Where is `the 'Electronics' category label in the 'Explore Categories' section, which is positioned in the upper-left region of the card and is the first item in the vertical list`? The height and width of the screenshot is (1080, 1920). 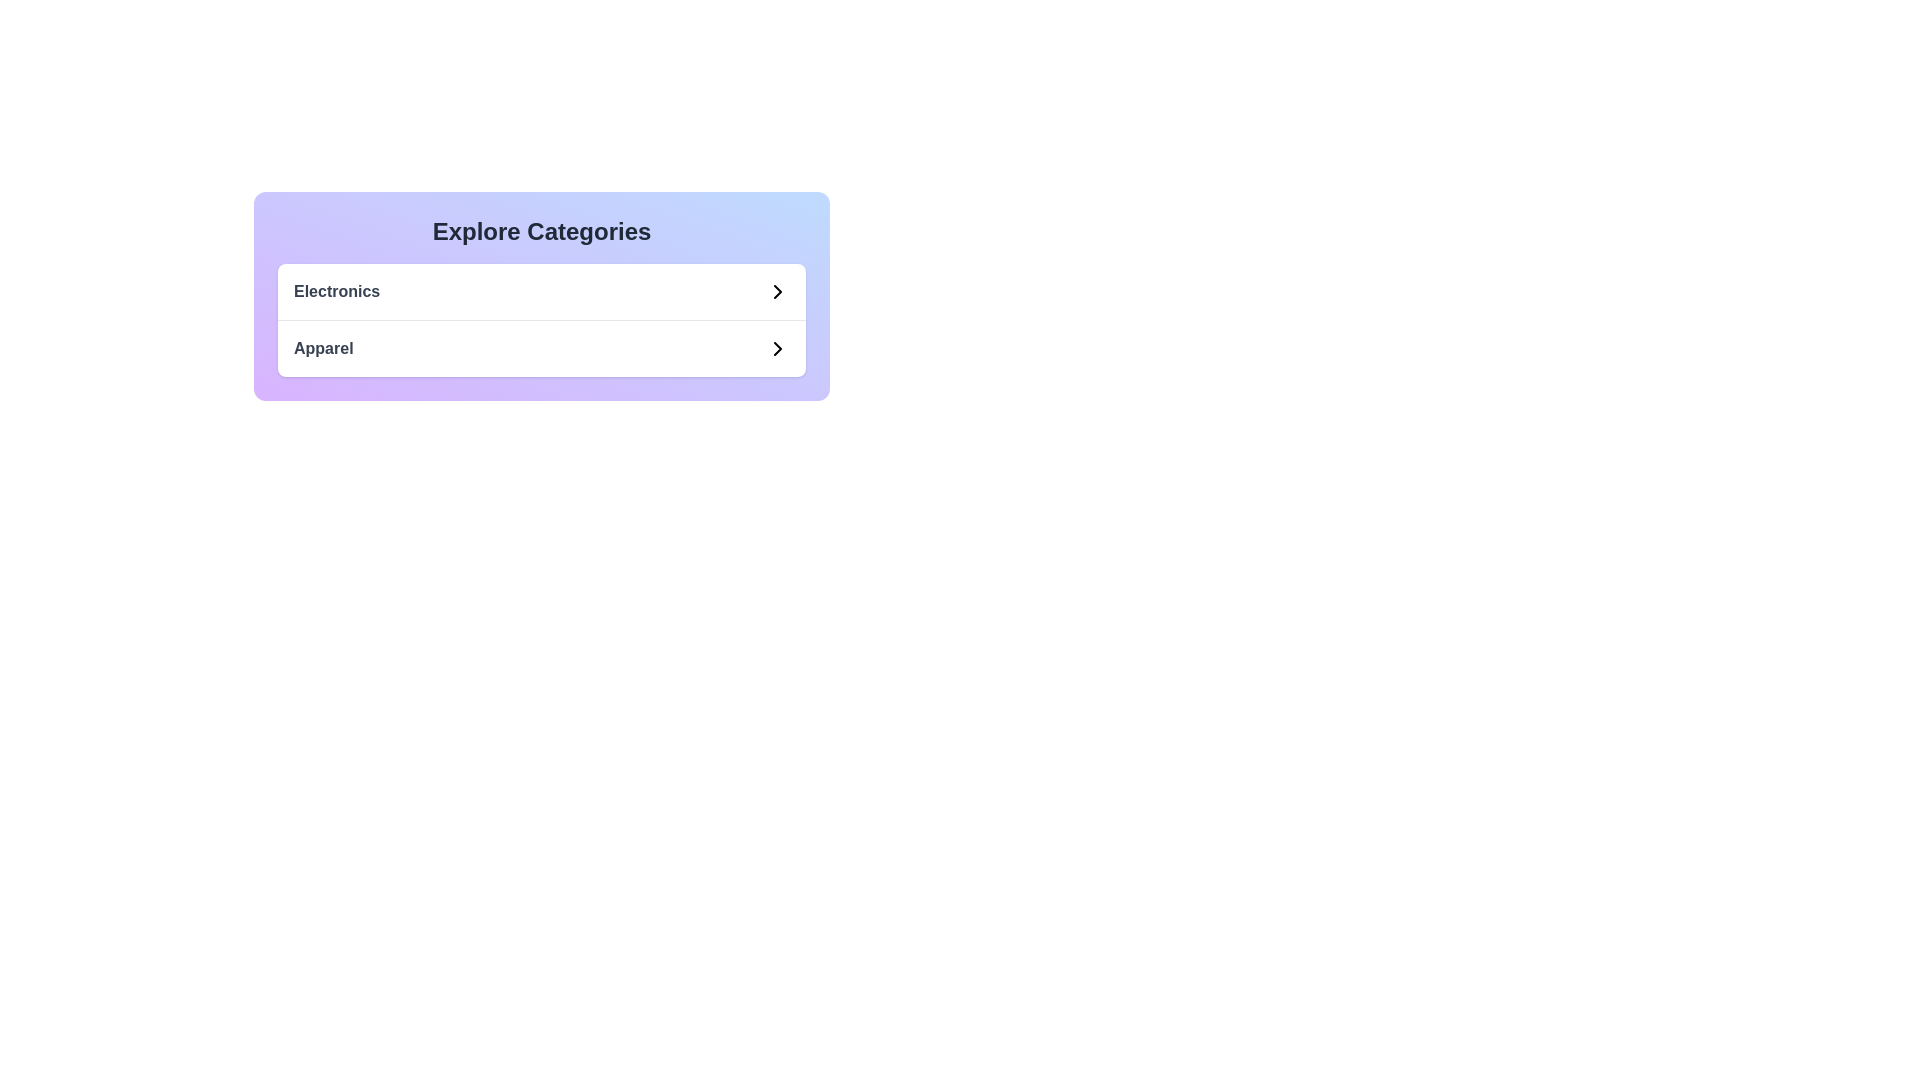 the 'Electronics' category label in the 'Explore Categories' section, which is positioned in the upper-left region of the card and is the first item in the vertical list is located at coordinates (337, 292).